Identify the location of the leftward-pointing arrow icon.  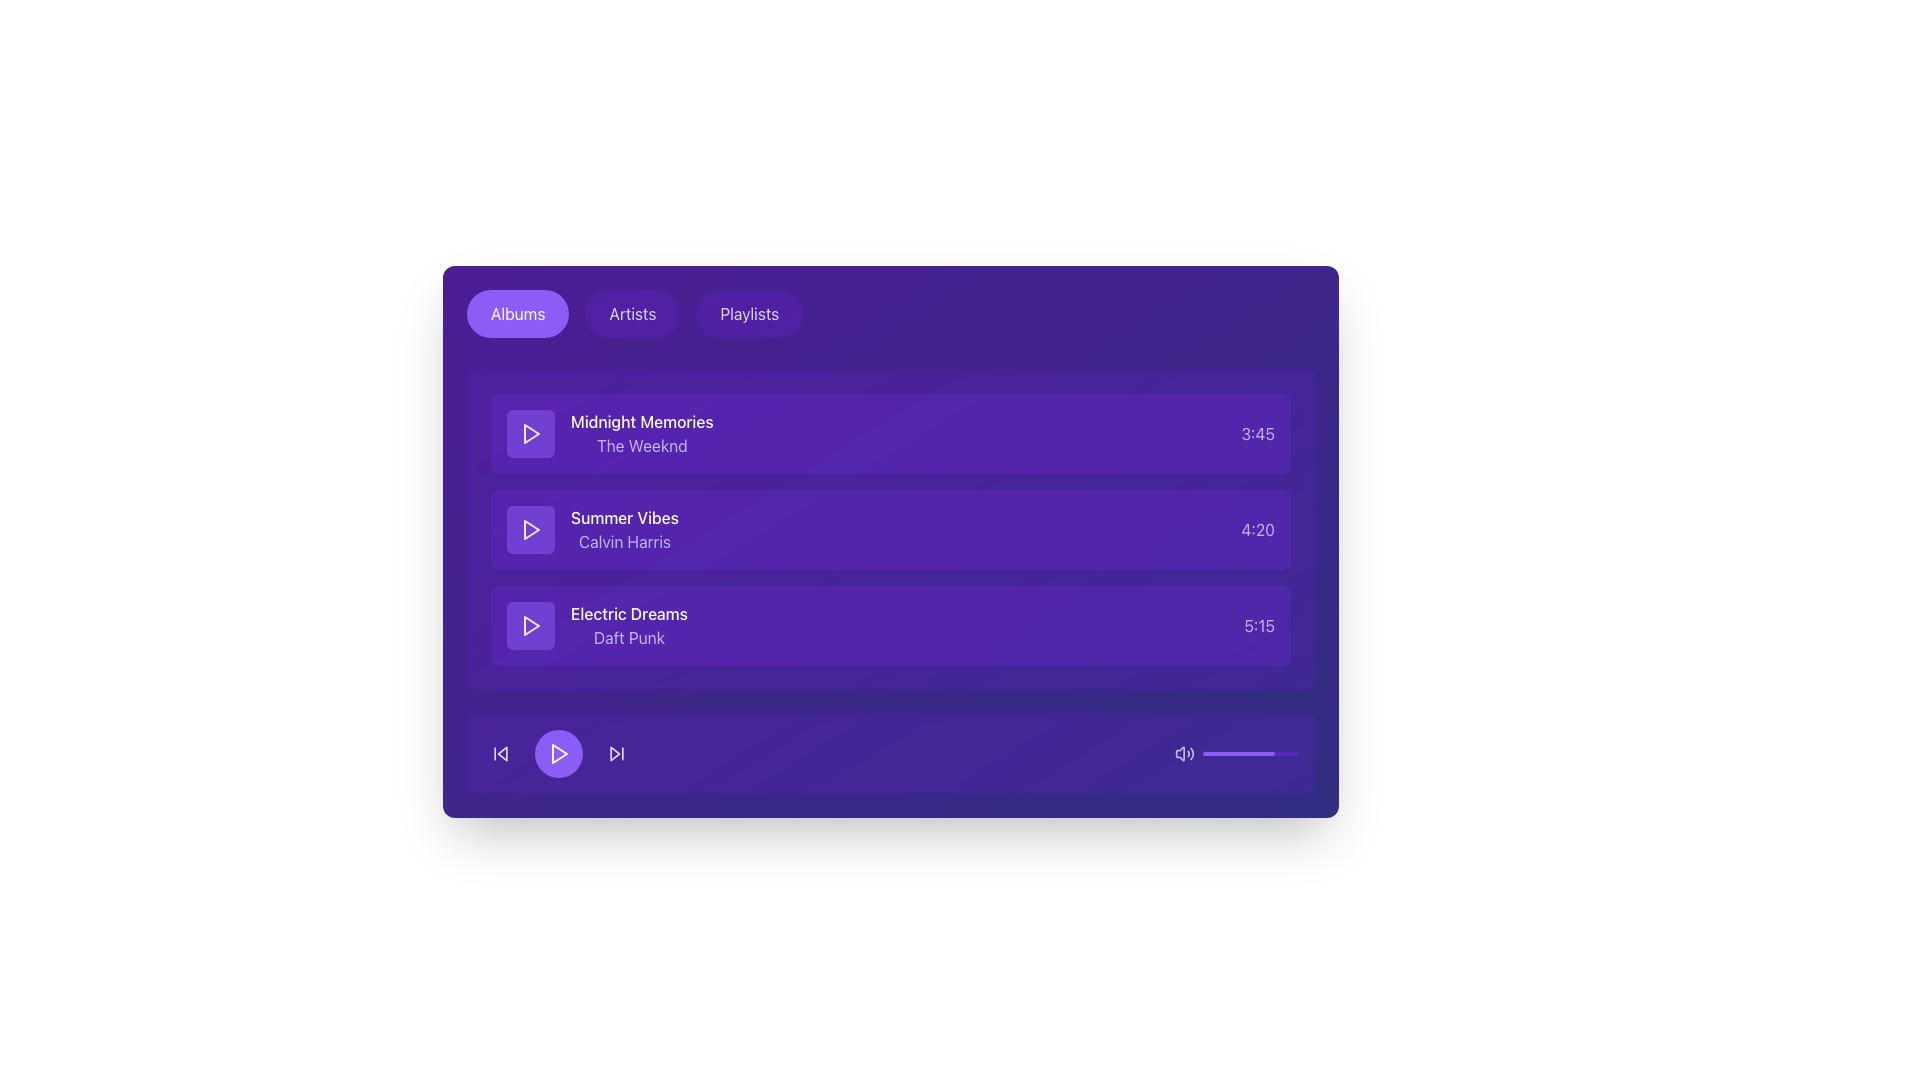
(502, 753).